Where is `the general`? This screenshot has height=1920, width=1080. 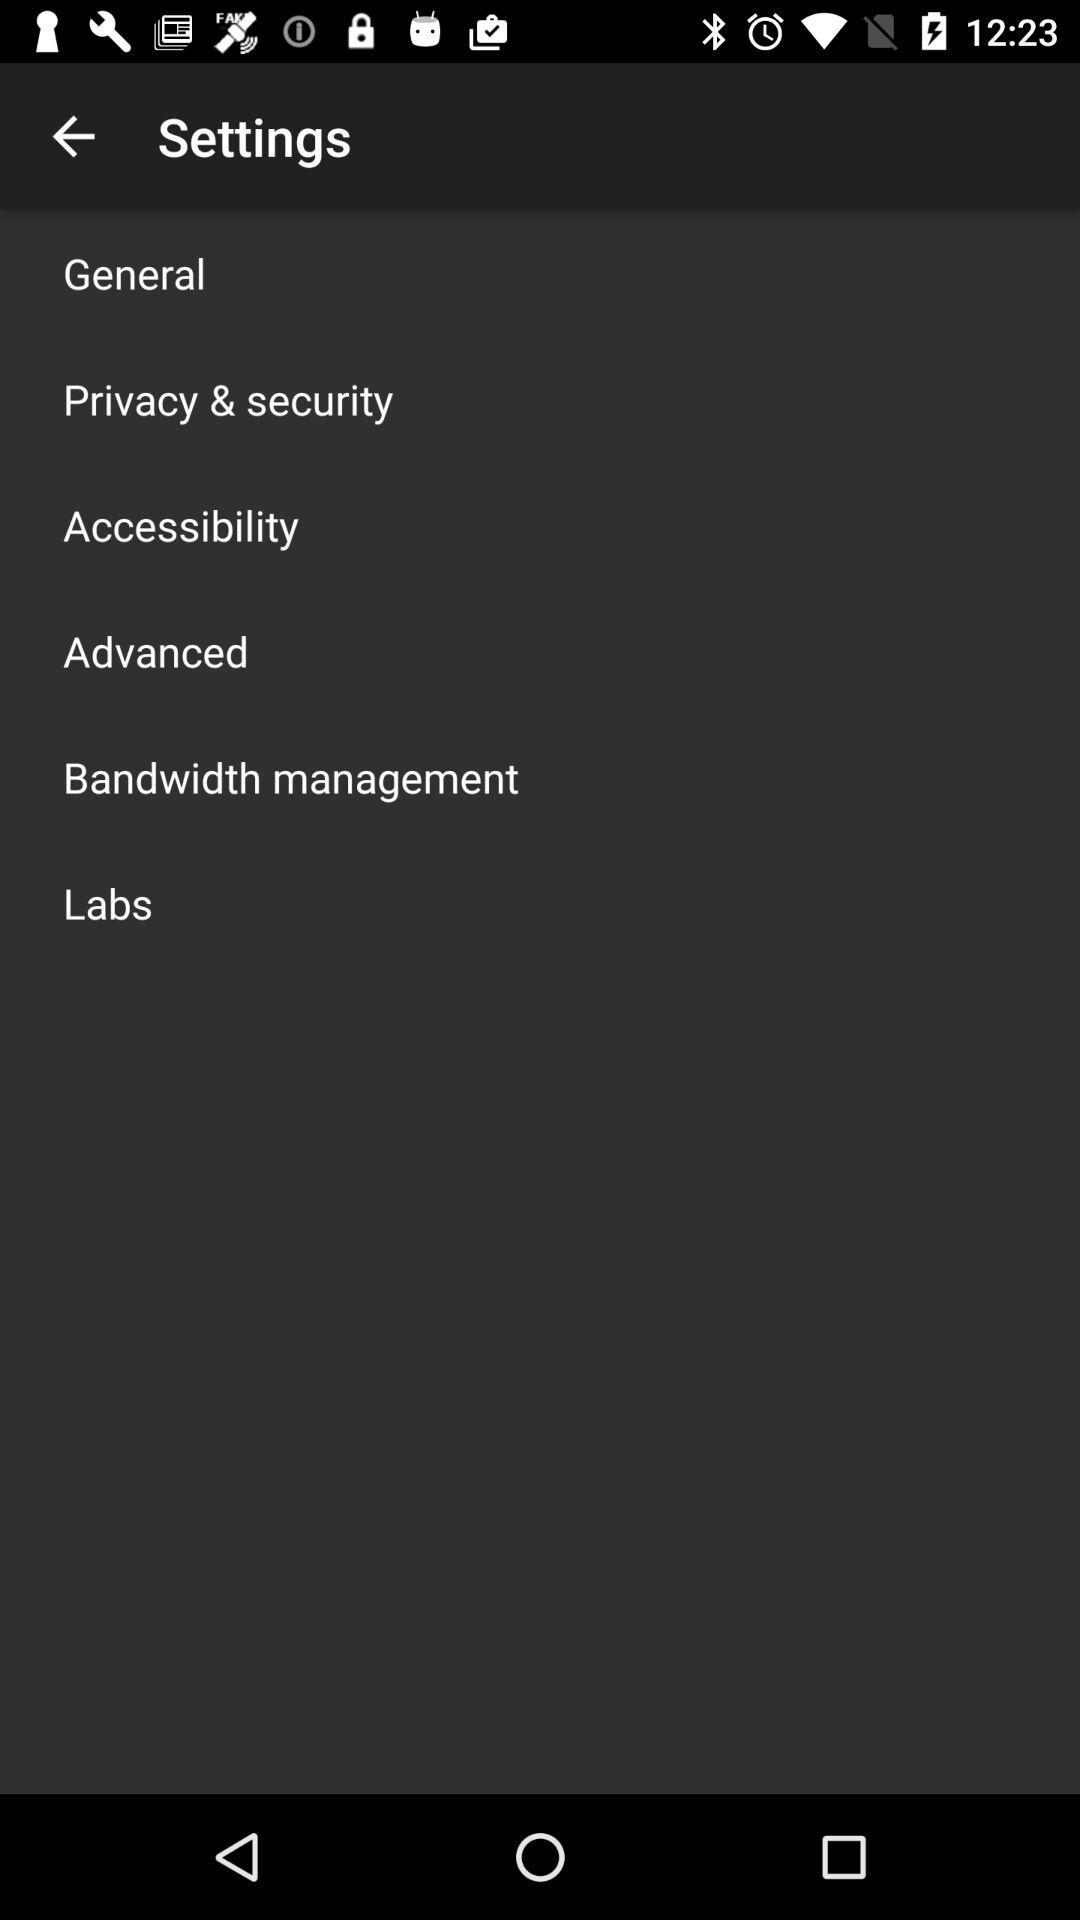
the general is located at coordinates (134, 272).